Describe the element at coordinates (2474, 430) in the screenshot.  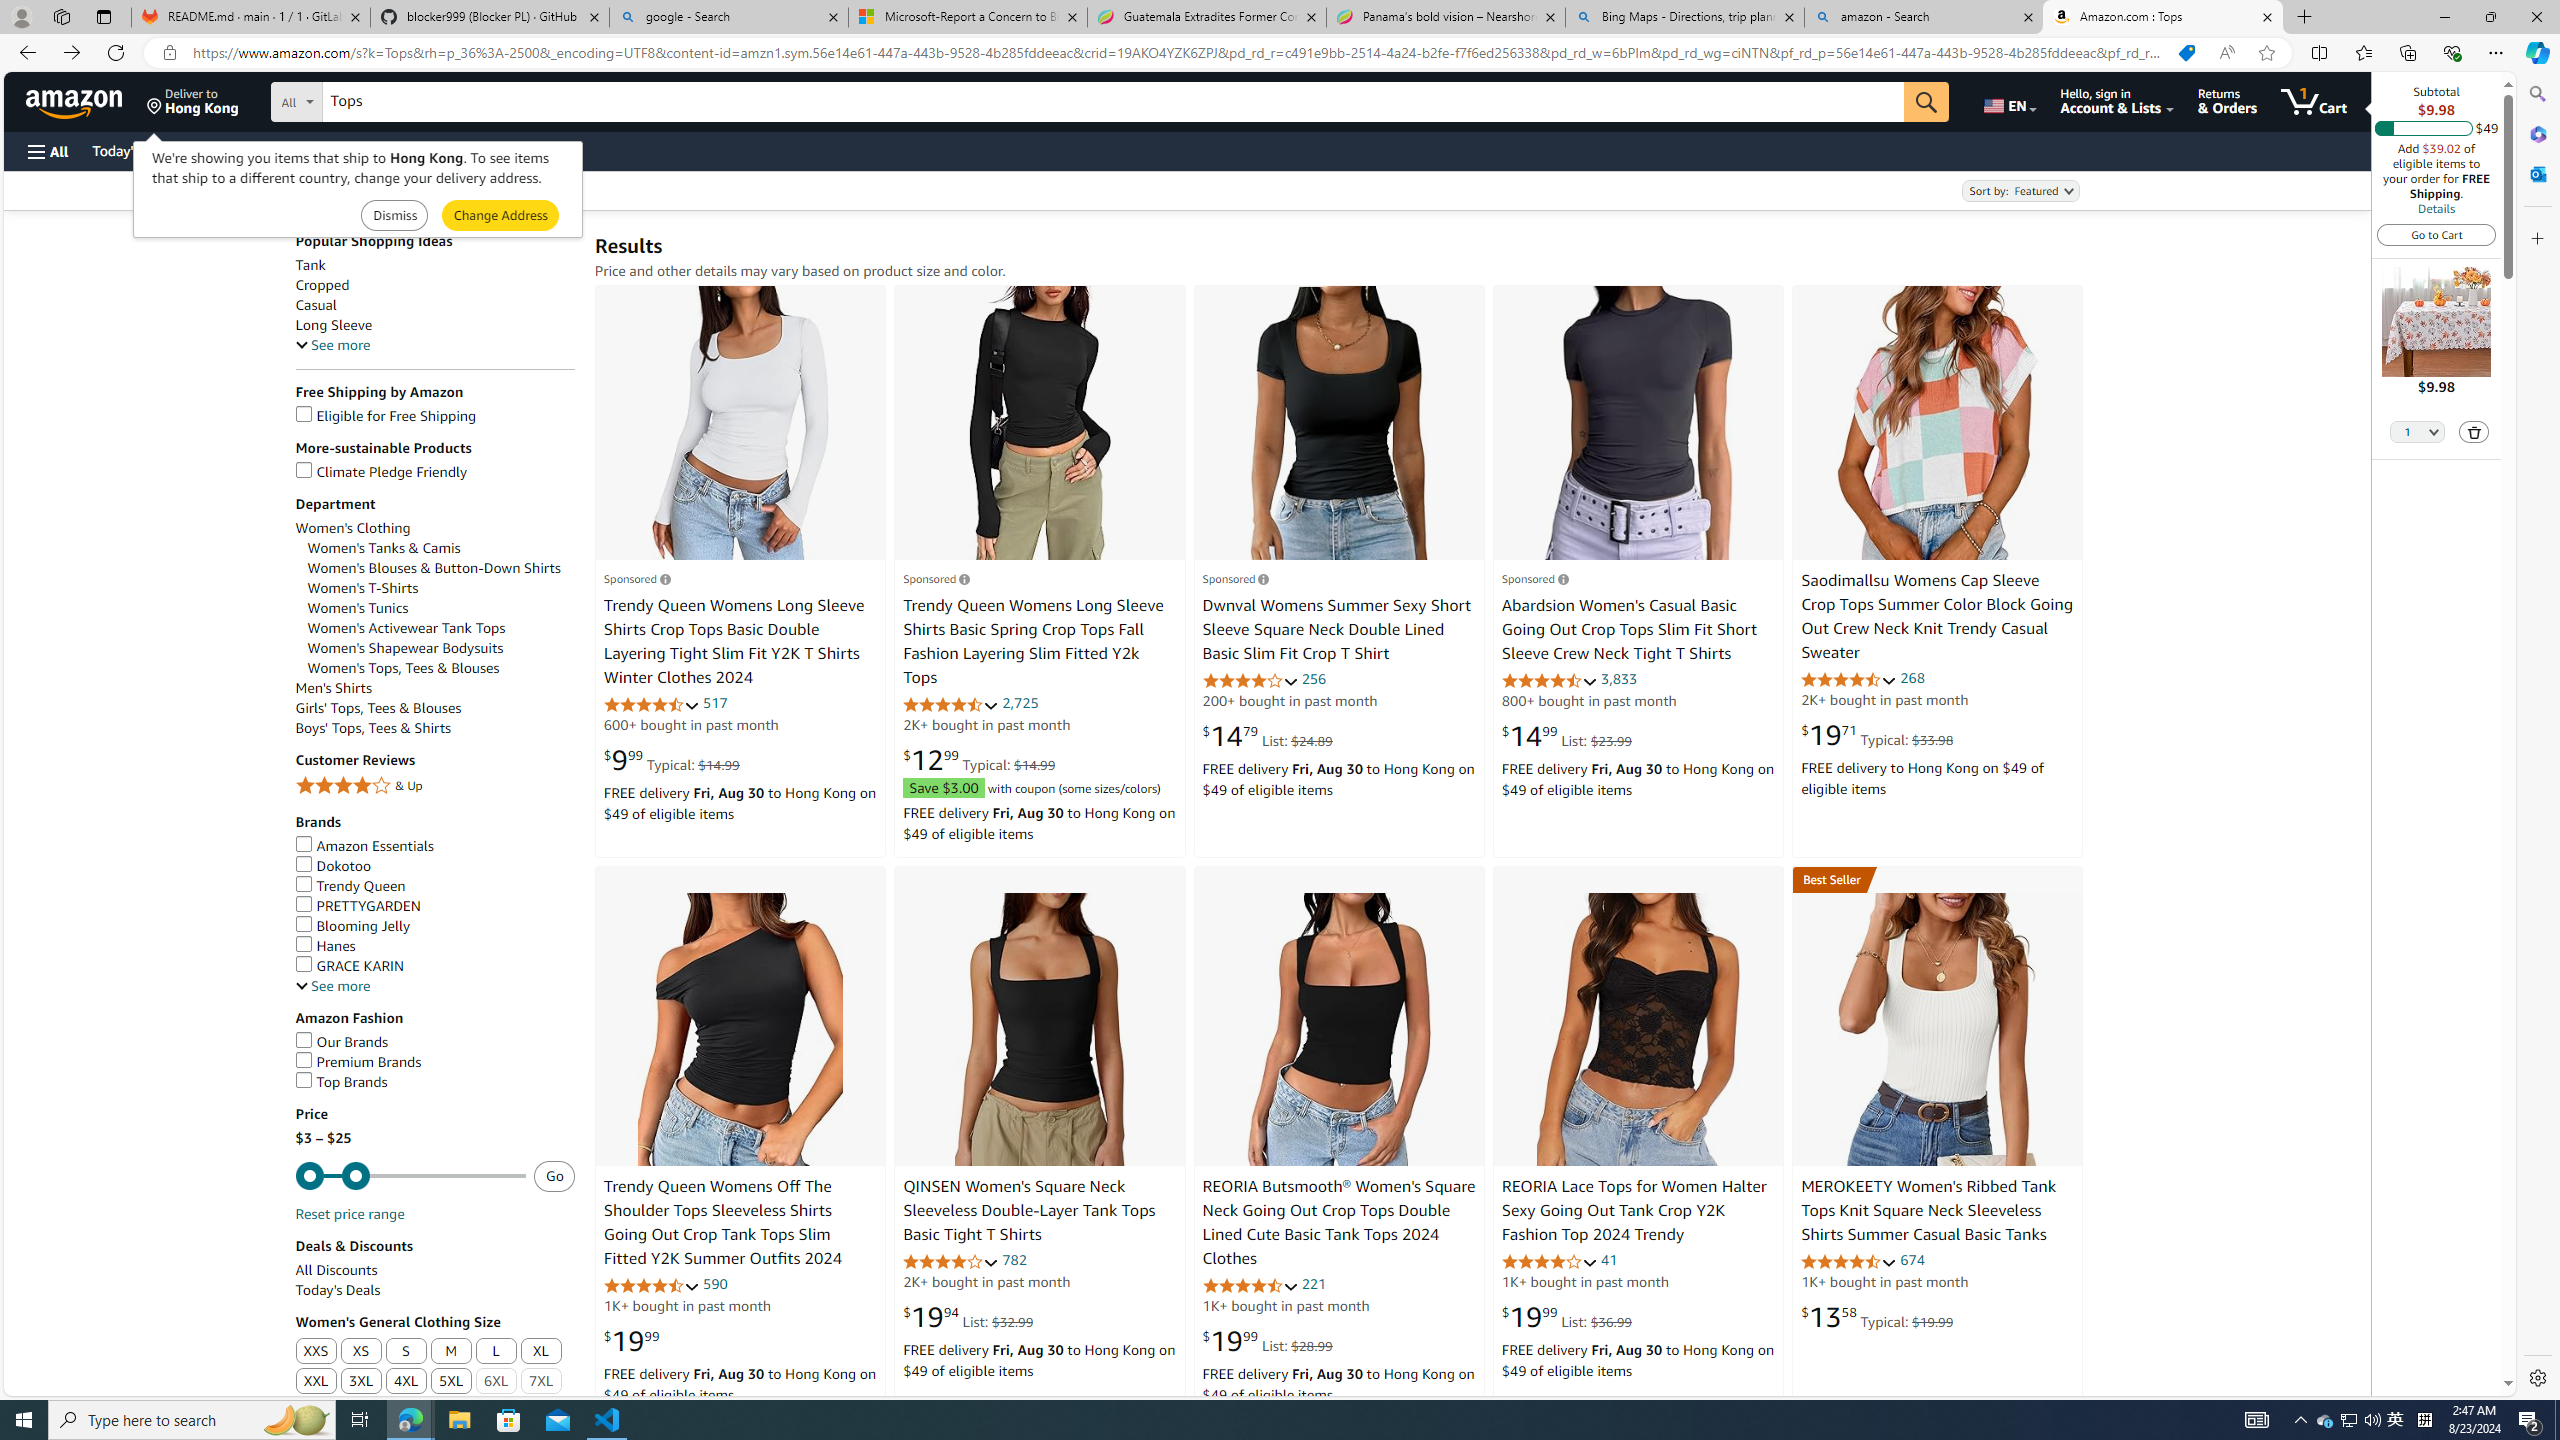
I see `'Delete'` at that location.